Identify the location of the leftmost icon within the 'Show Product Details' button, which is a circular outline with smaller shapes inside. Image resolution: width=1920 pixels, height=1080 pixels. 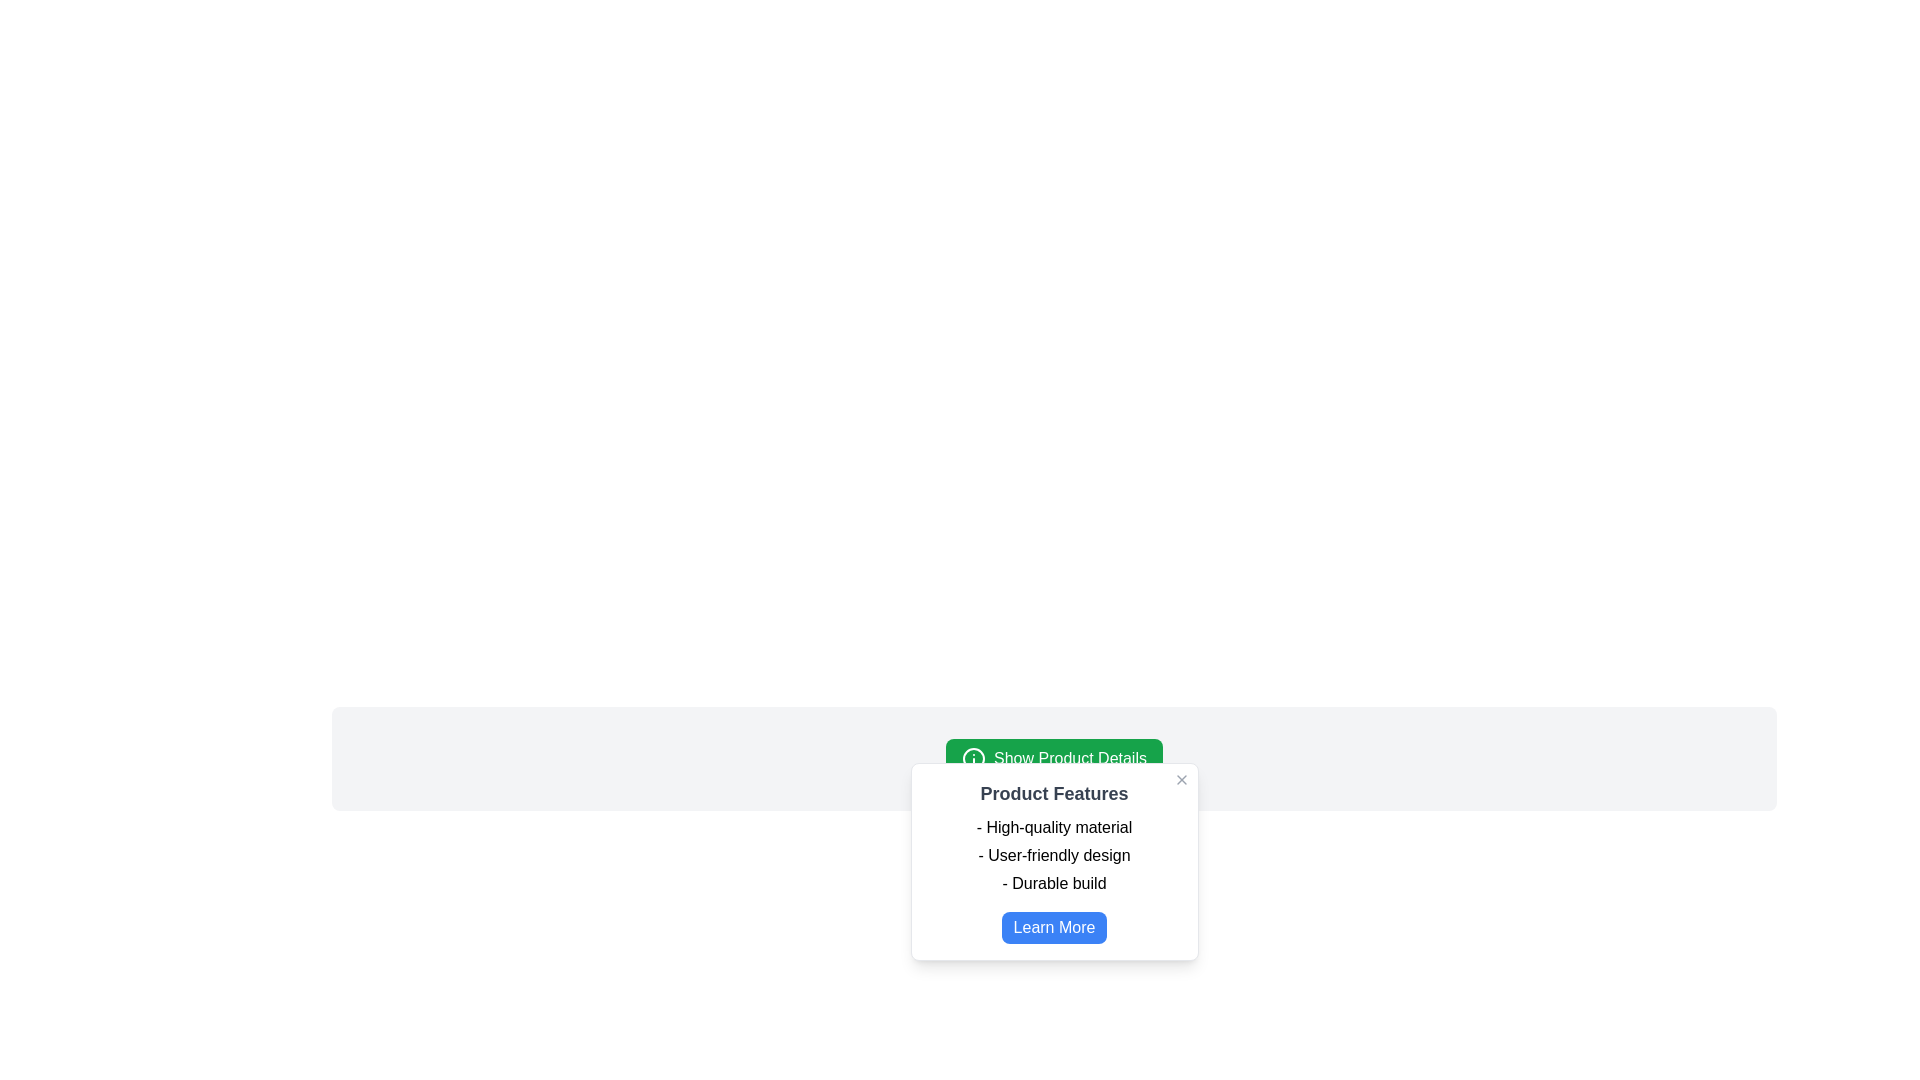
(974, 759).